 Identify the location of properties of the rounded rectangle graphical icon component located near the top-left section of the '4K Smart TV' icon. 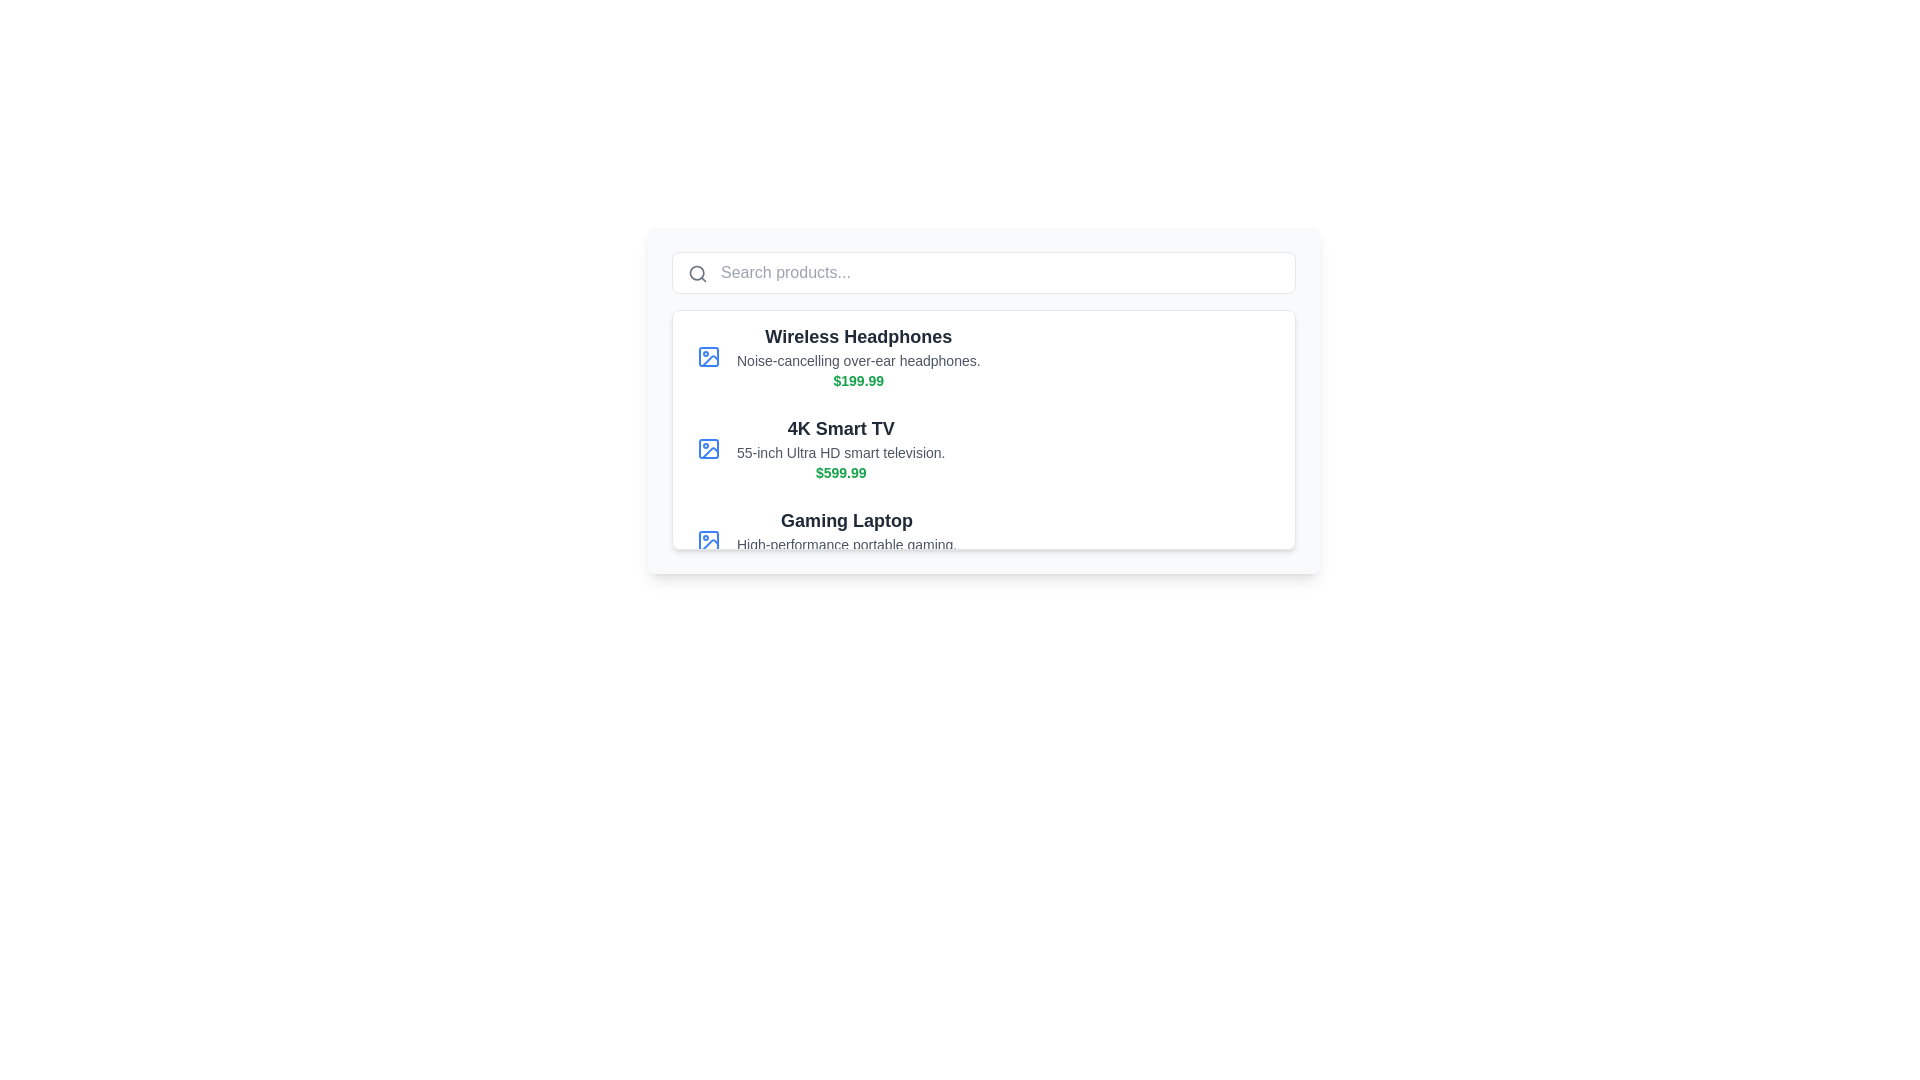
(709, 447).